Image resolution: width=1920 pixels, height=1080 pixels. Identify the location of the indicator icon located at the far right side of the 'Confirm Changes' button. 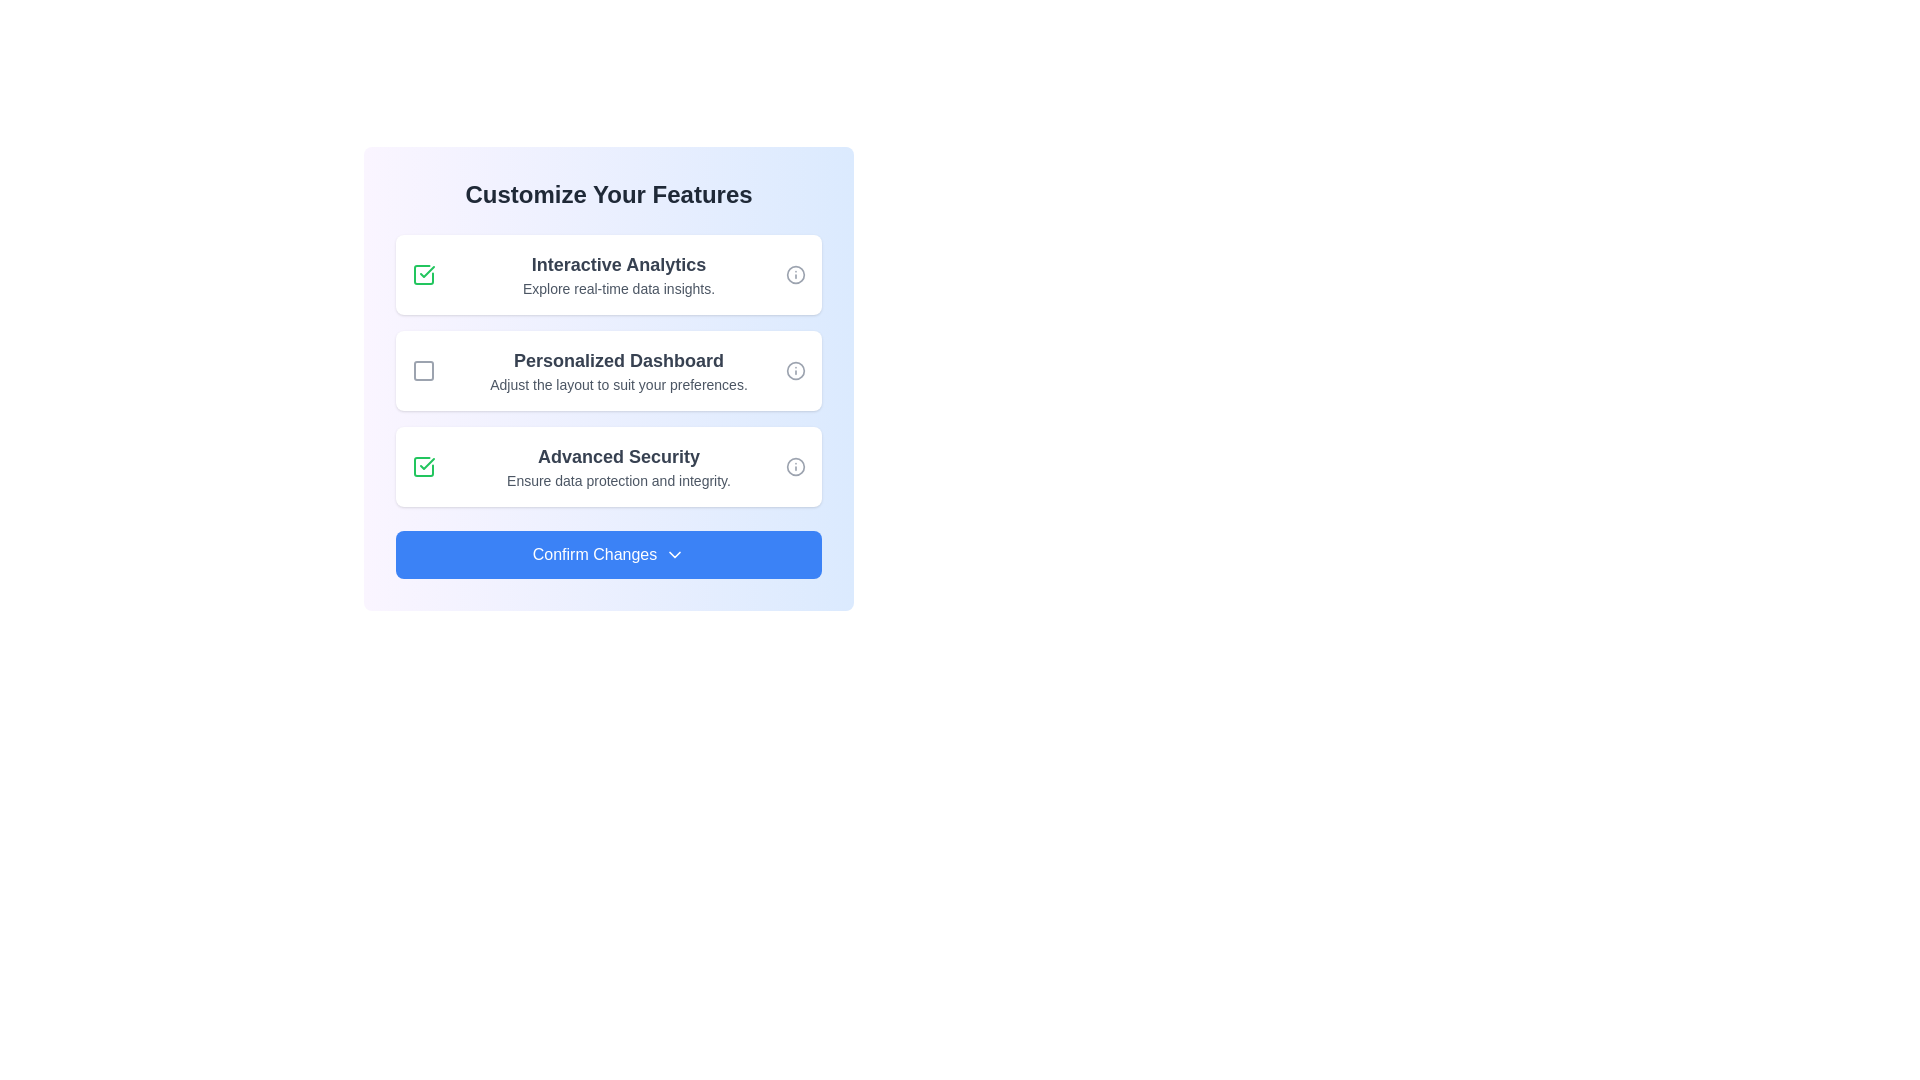
(675, 555).